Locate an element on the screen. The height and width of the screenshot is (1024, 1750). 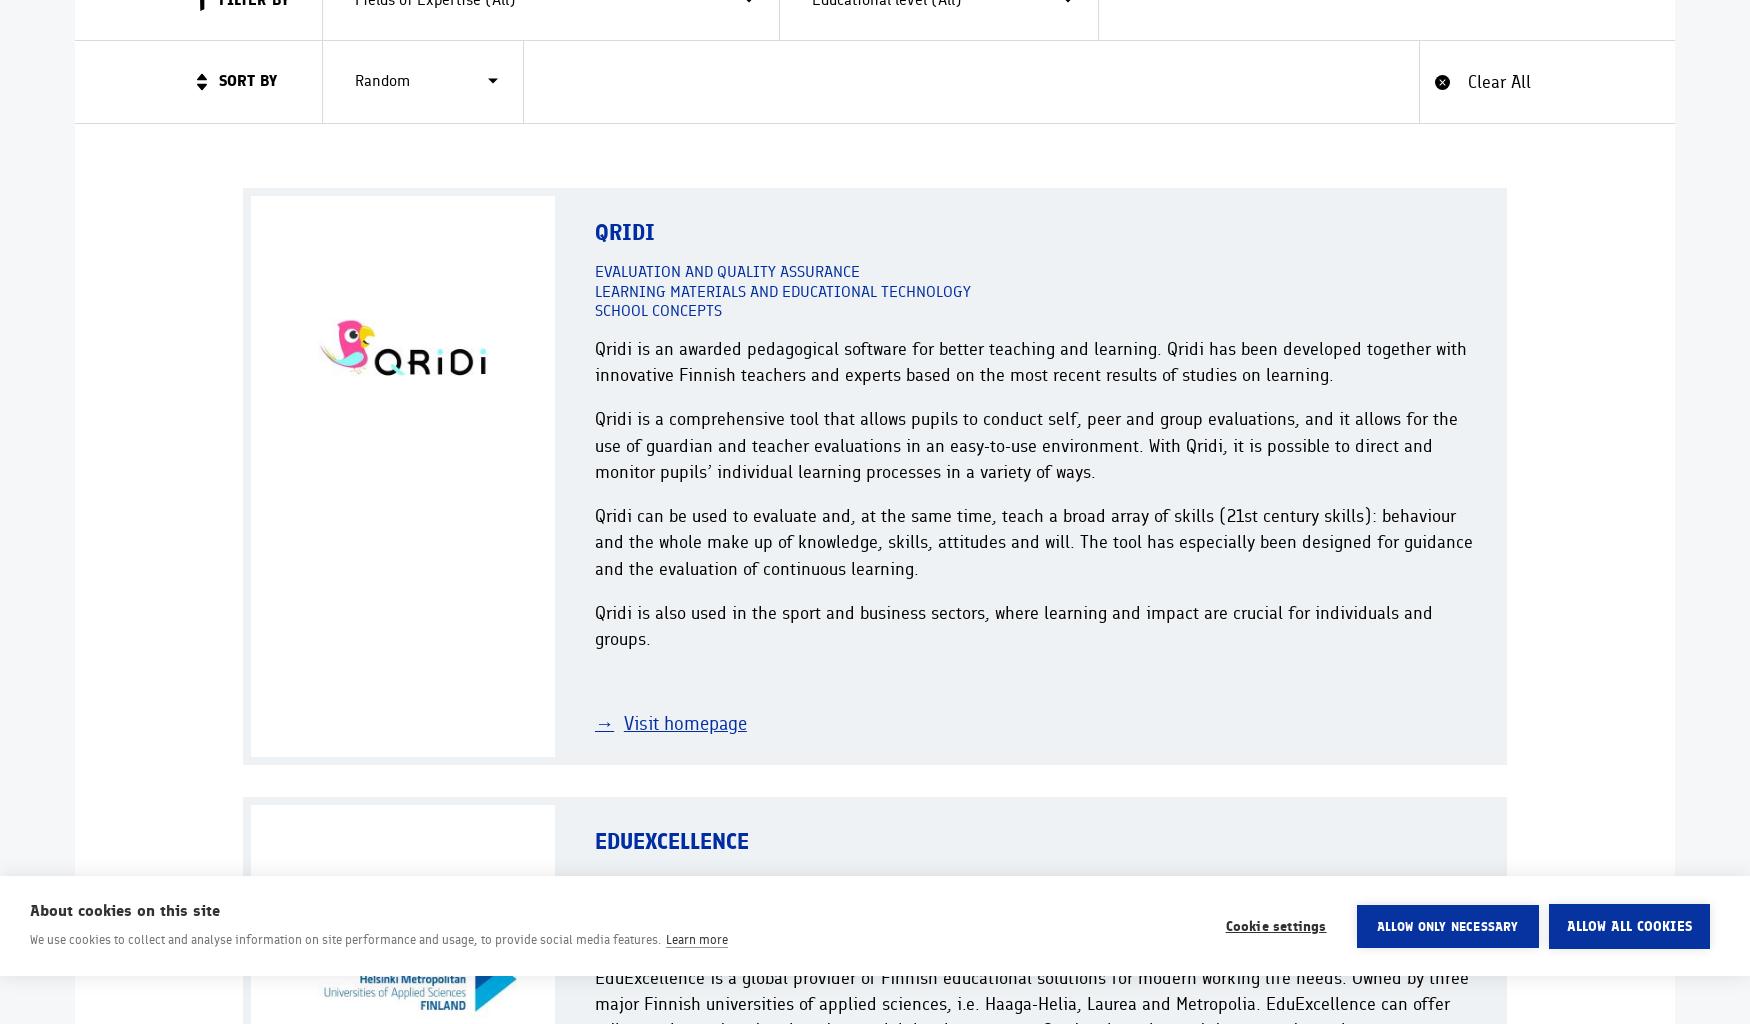
'Visit homepage' is located at coordinates (683, 723).